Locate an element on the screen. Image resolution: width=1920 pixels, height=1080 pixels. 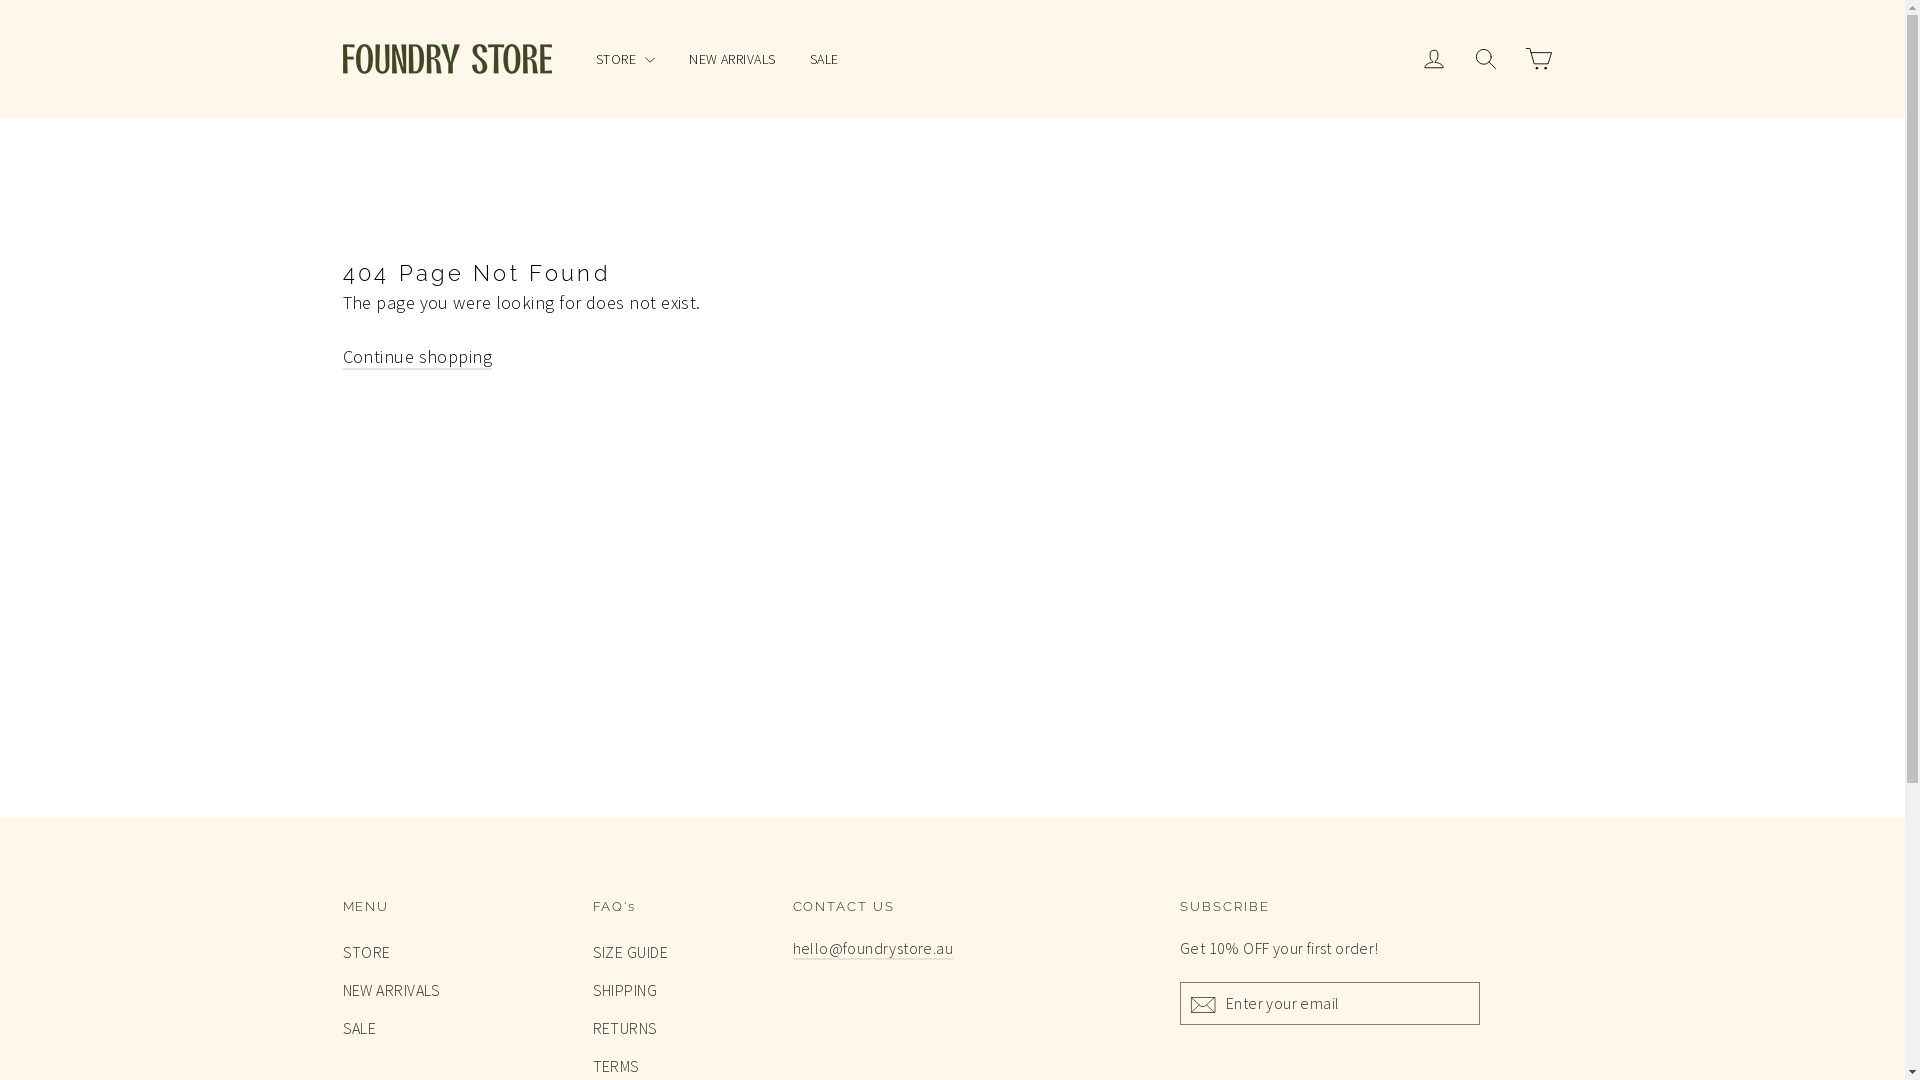
'Skip to content' is located at coordinates (0, 0).